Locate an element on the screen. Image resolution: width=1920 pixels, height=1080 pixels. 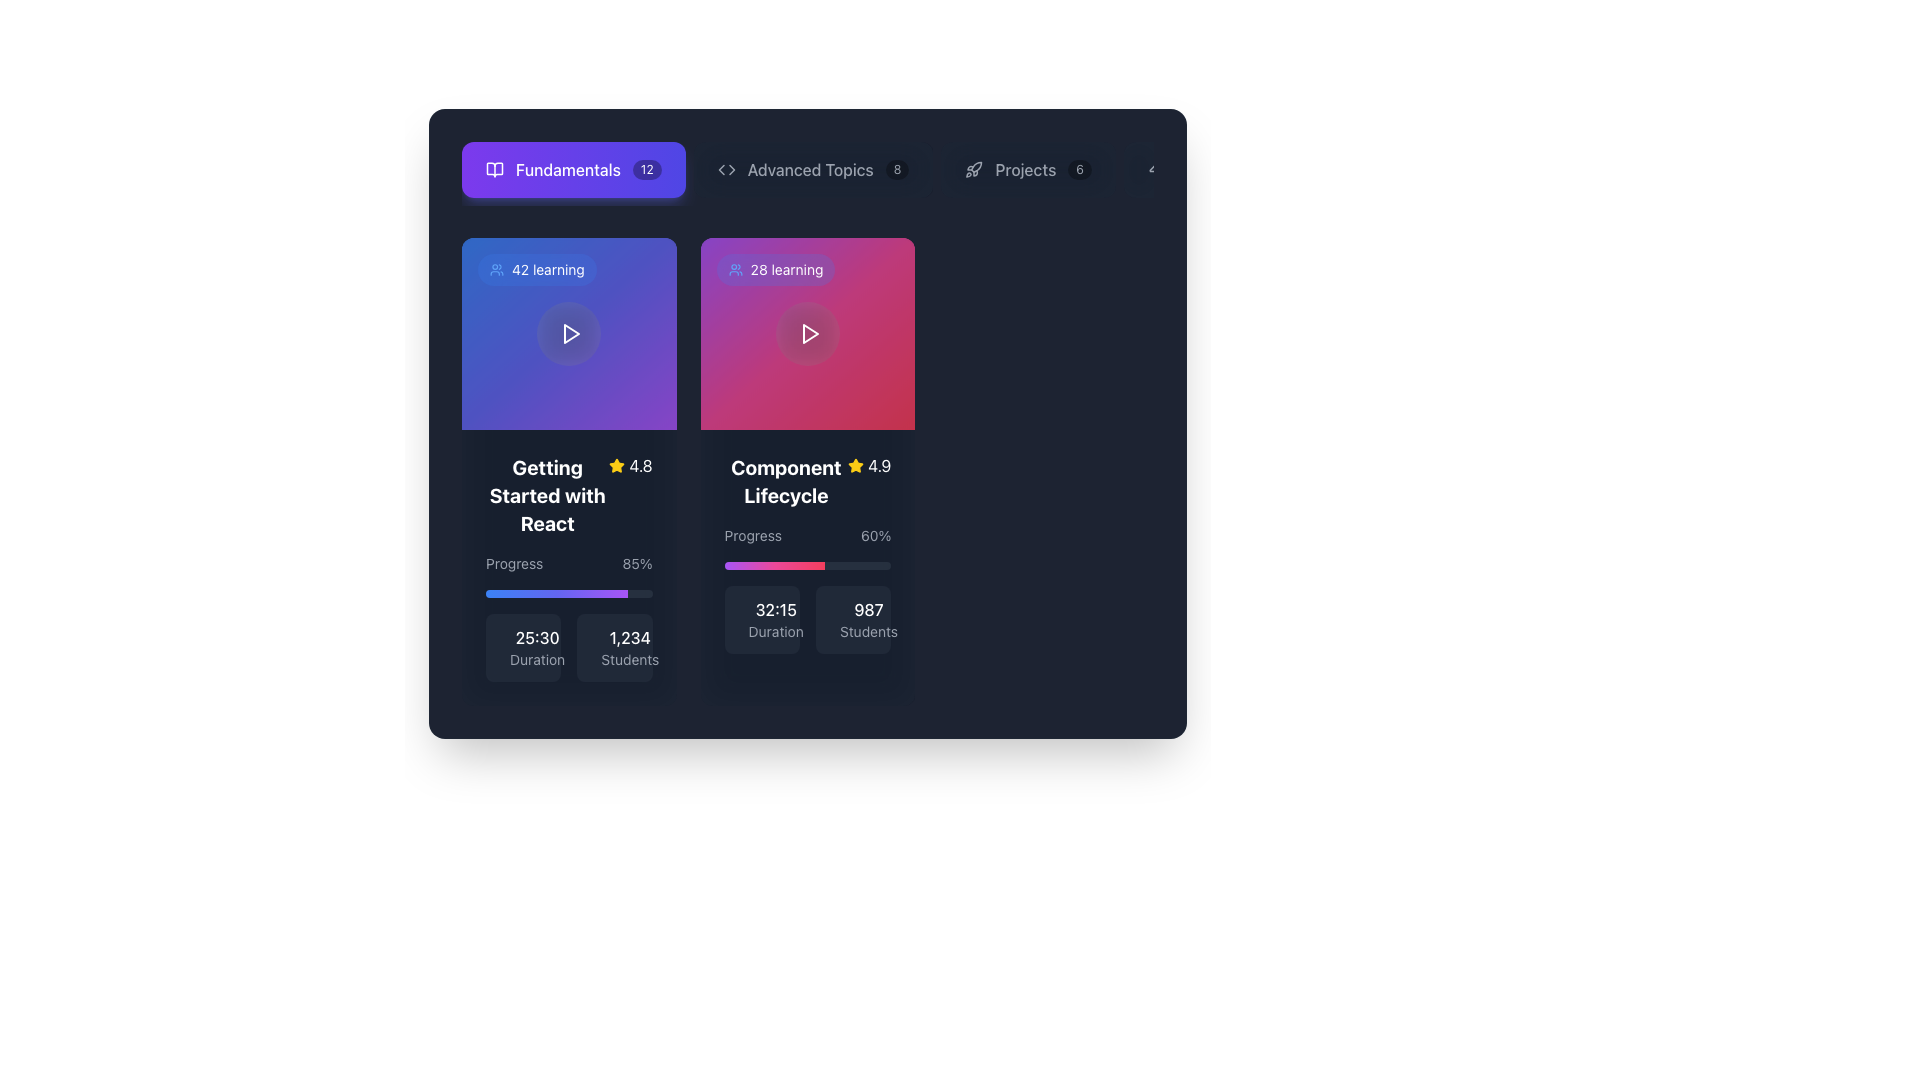
the badge indicator next to 'Advanced Topics', which displays a count or status related to that category is located at coordinates (896, 168).